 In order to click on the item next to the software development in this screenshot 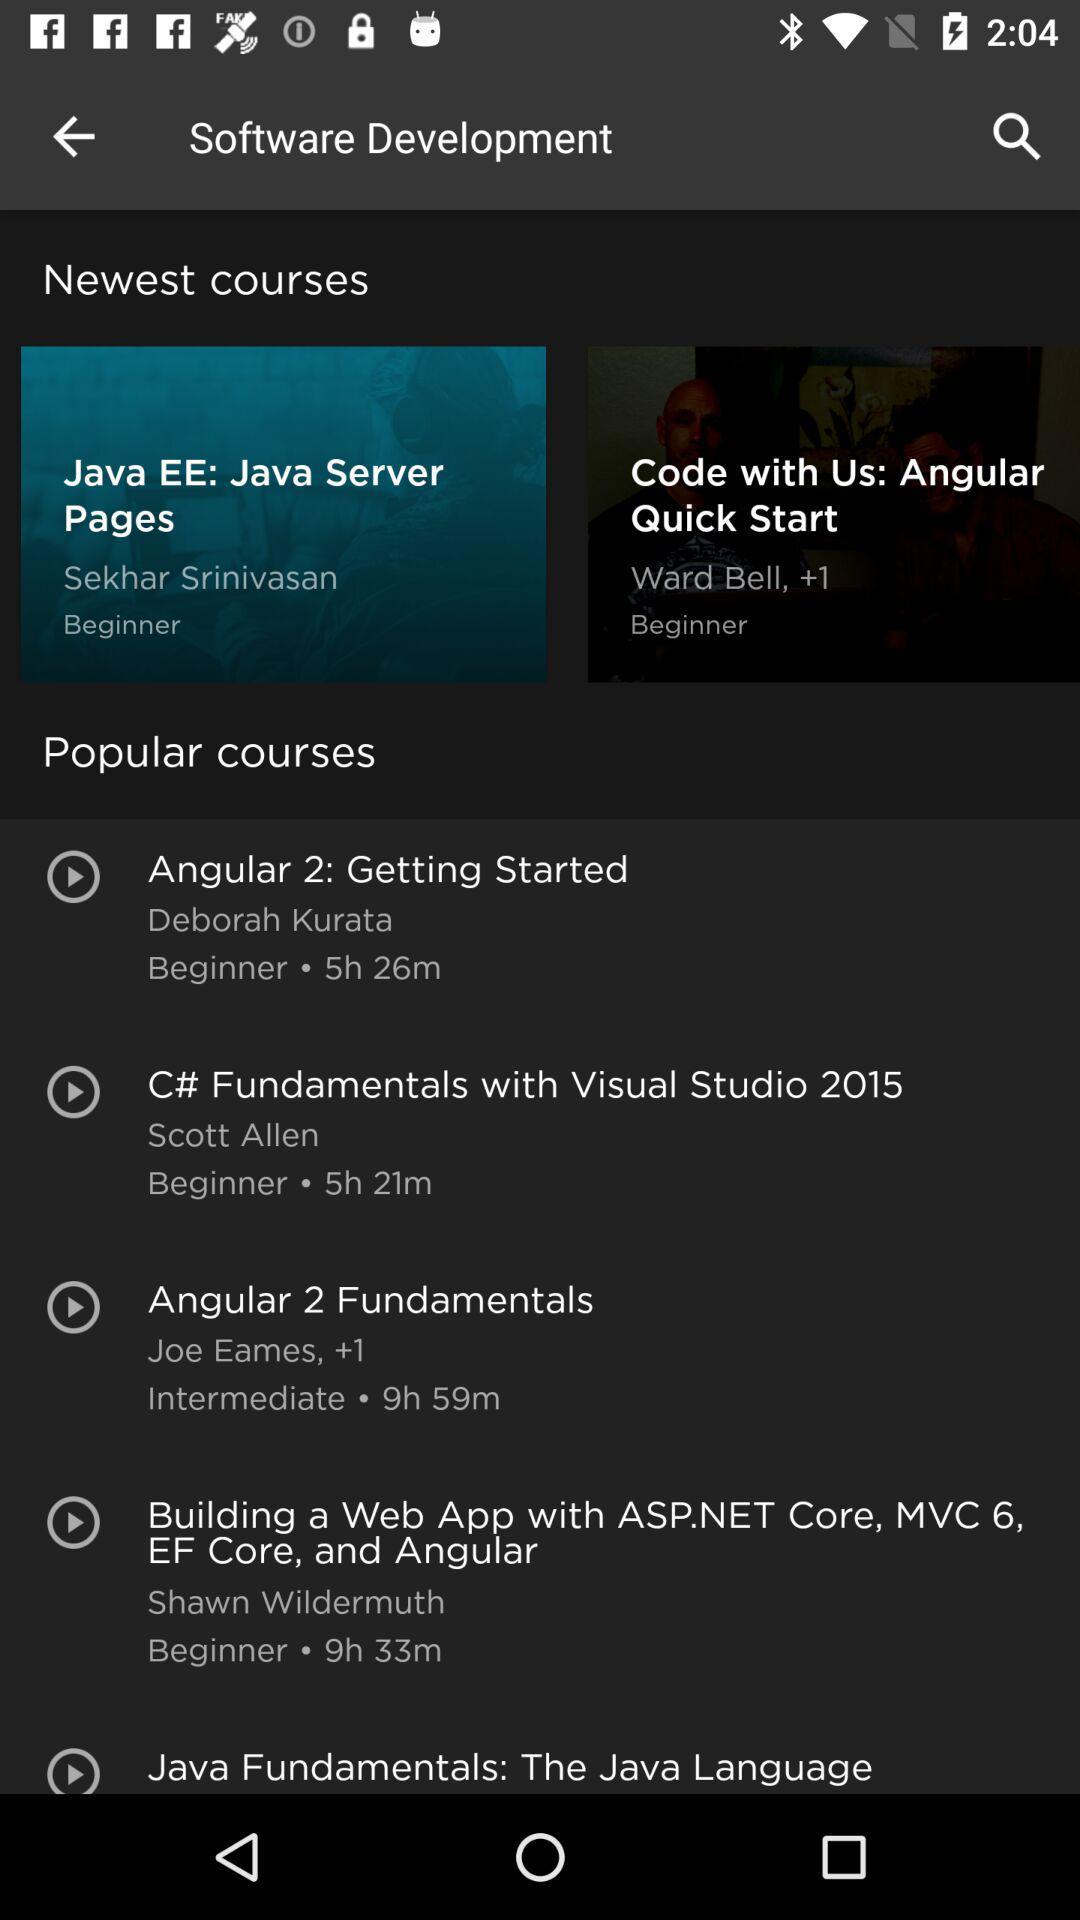, I will do `click(72, 135)`.